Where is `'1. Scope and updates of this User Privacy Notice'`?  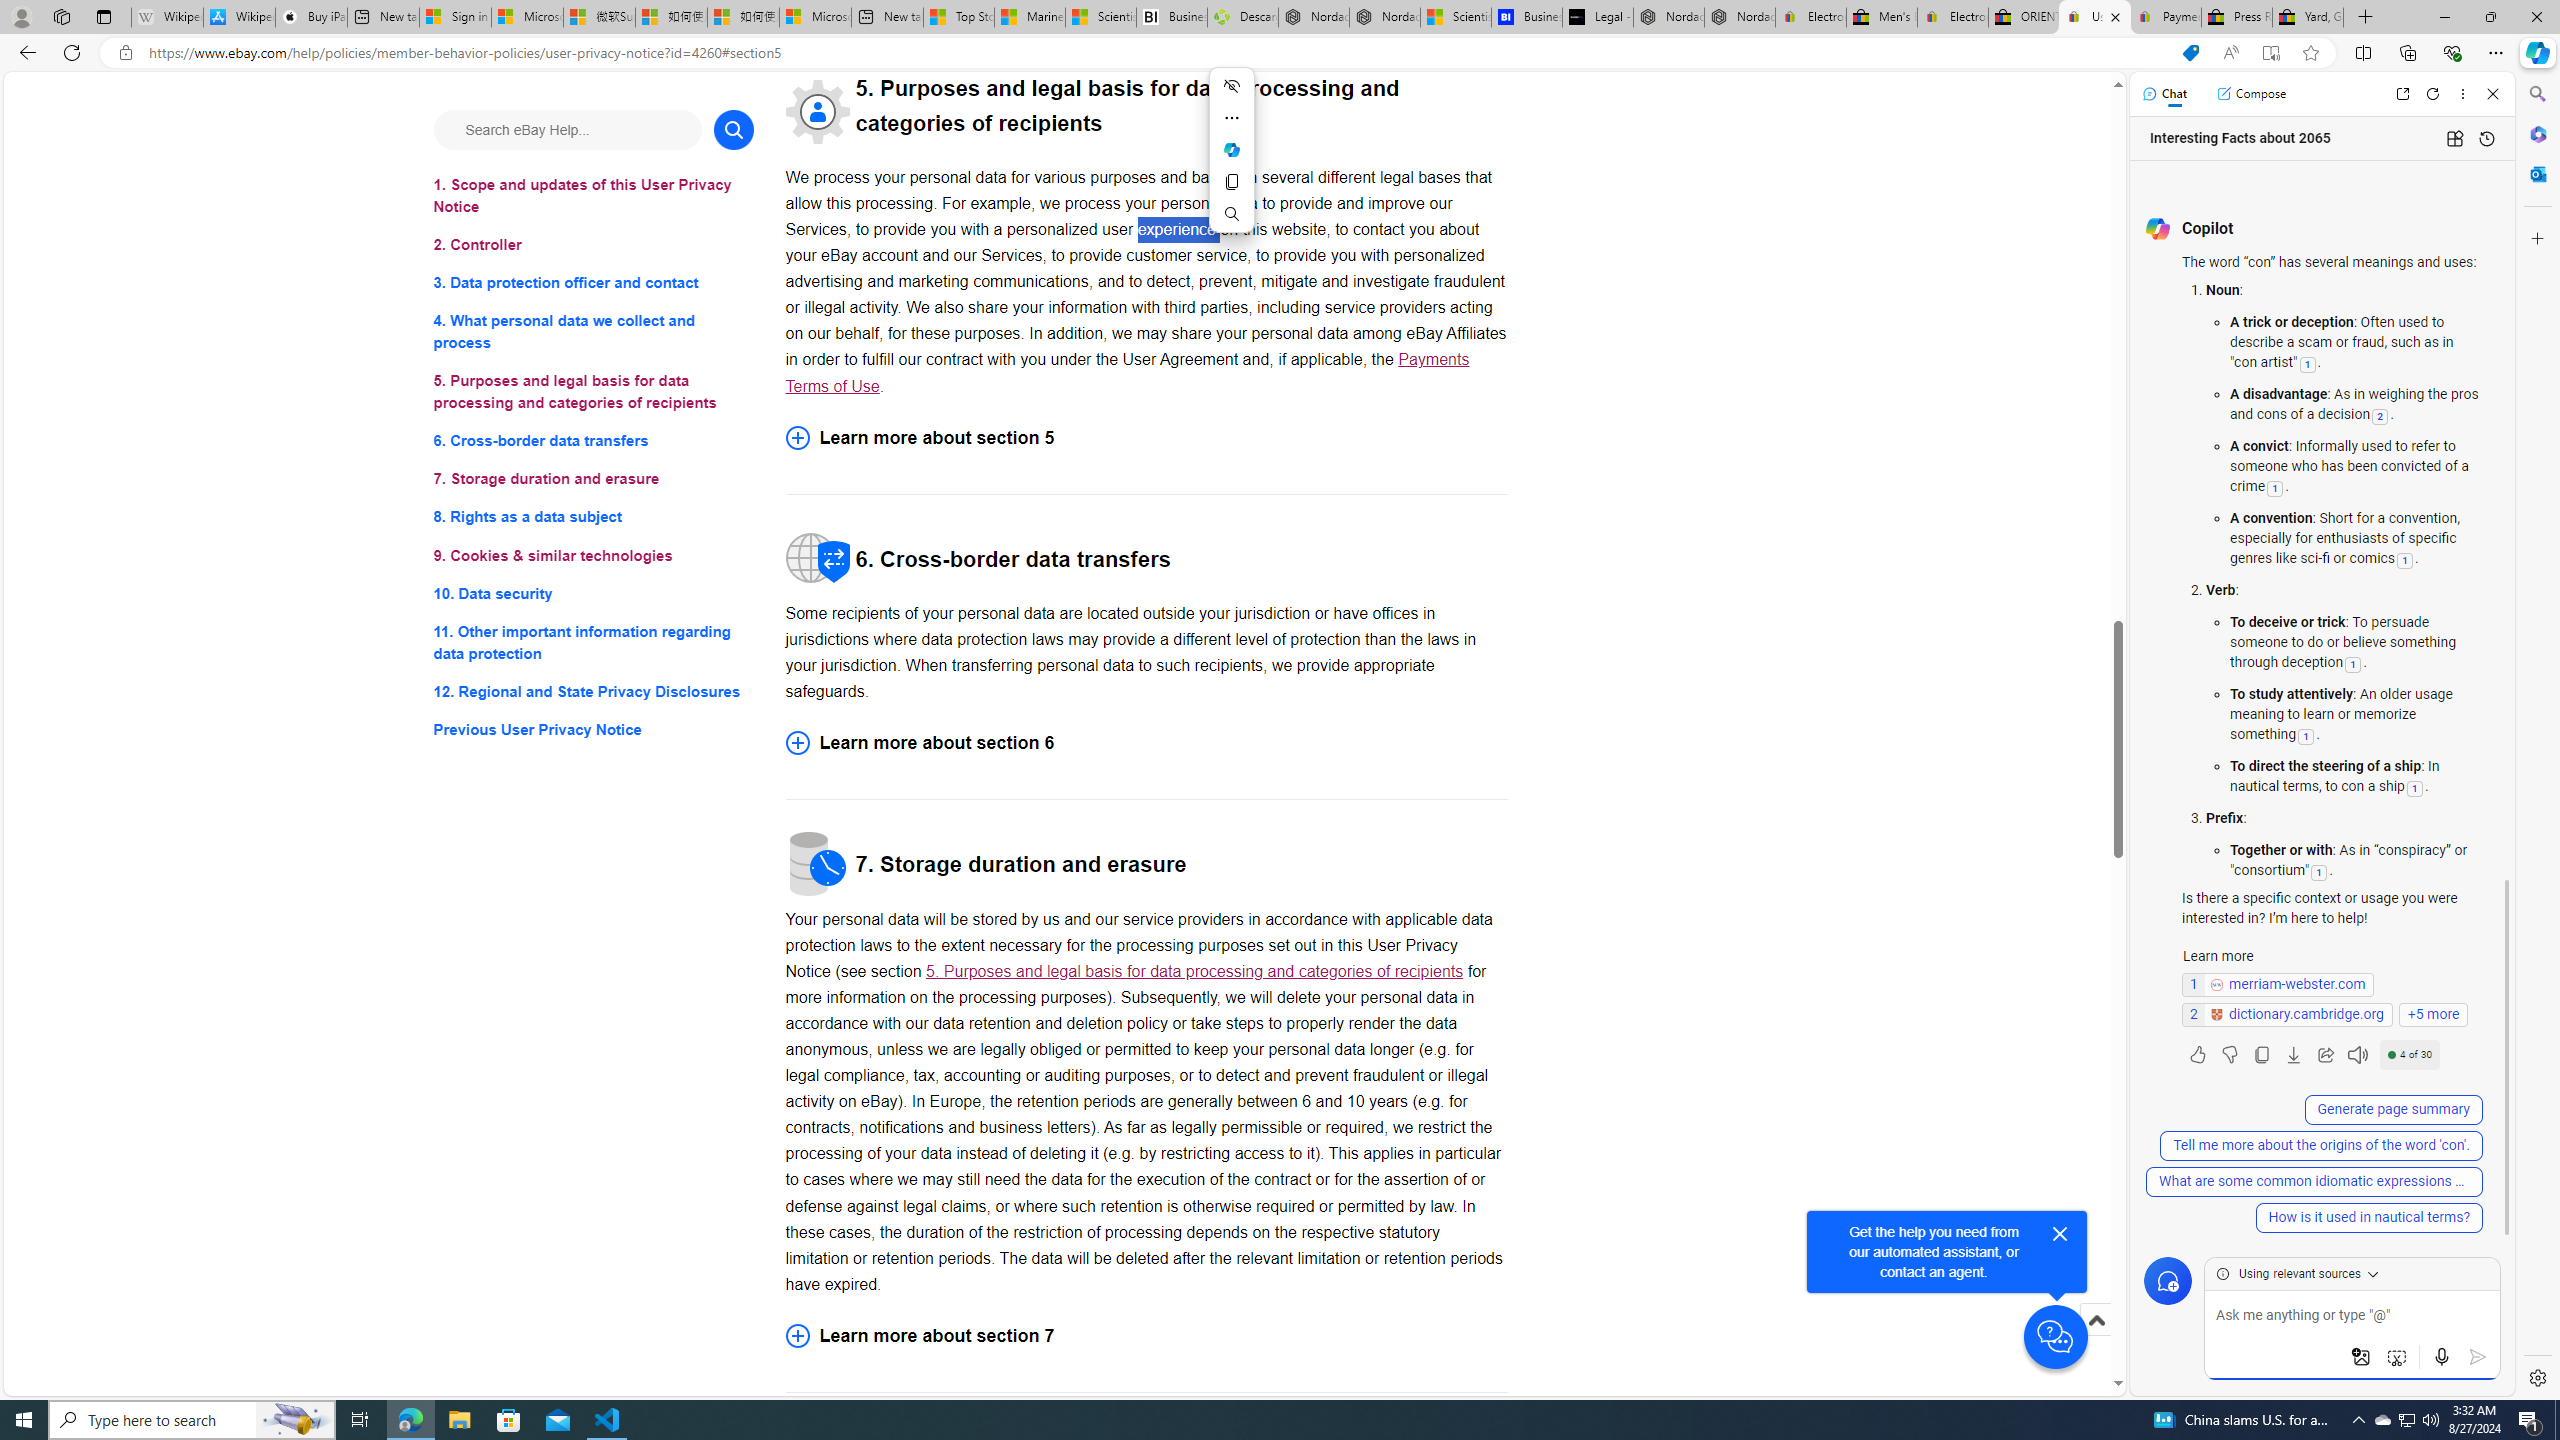
'1. Scope and updates of this User Privacy Notice' is located at coordinates (592, 195).